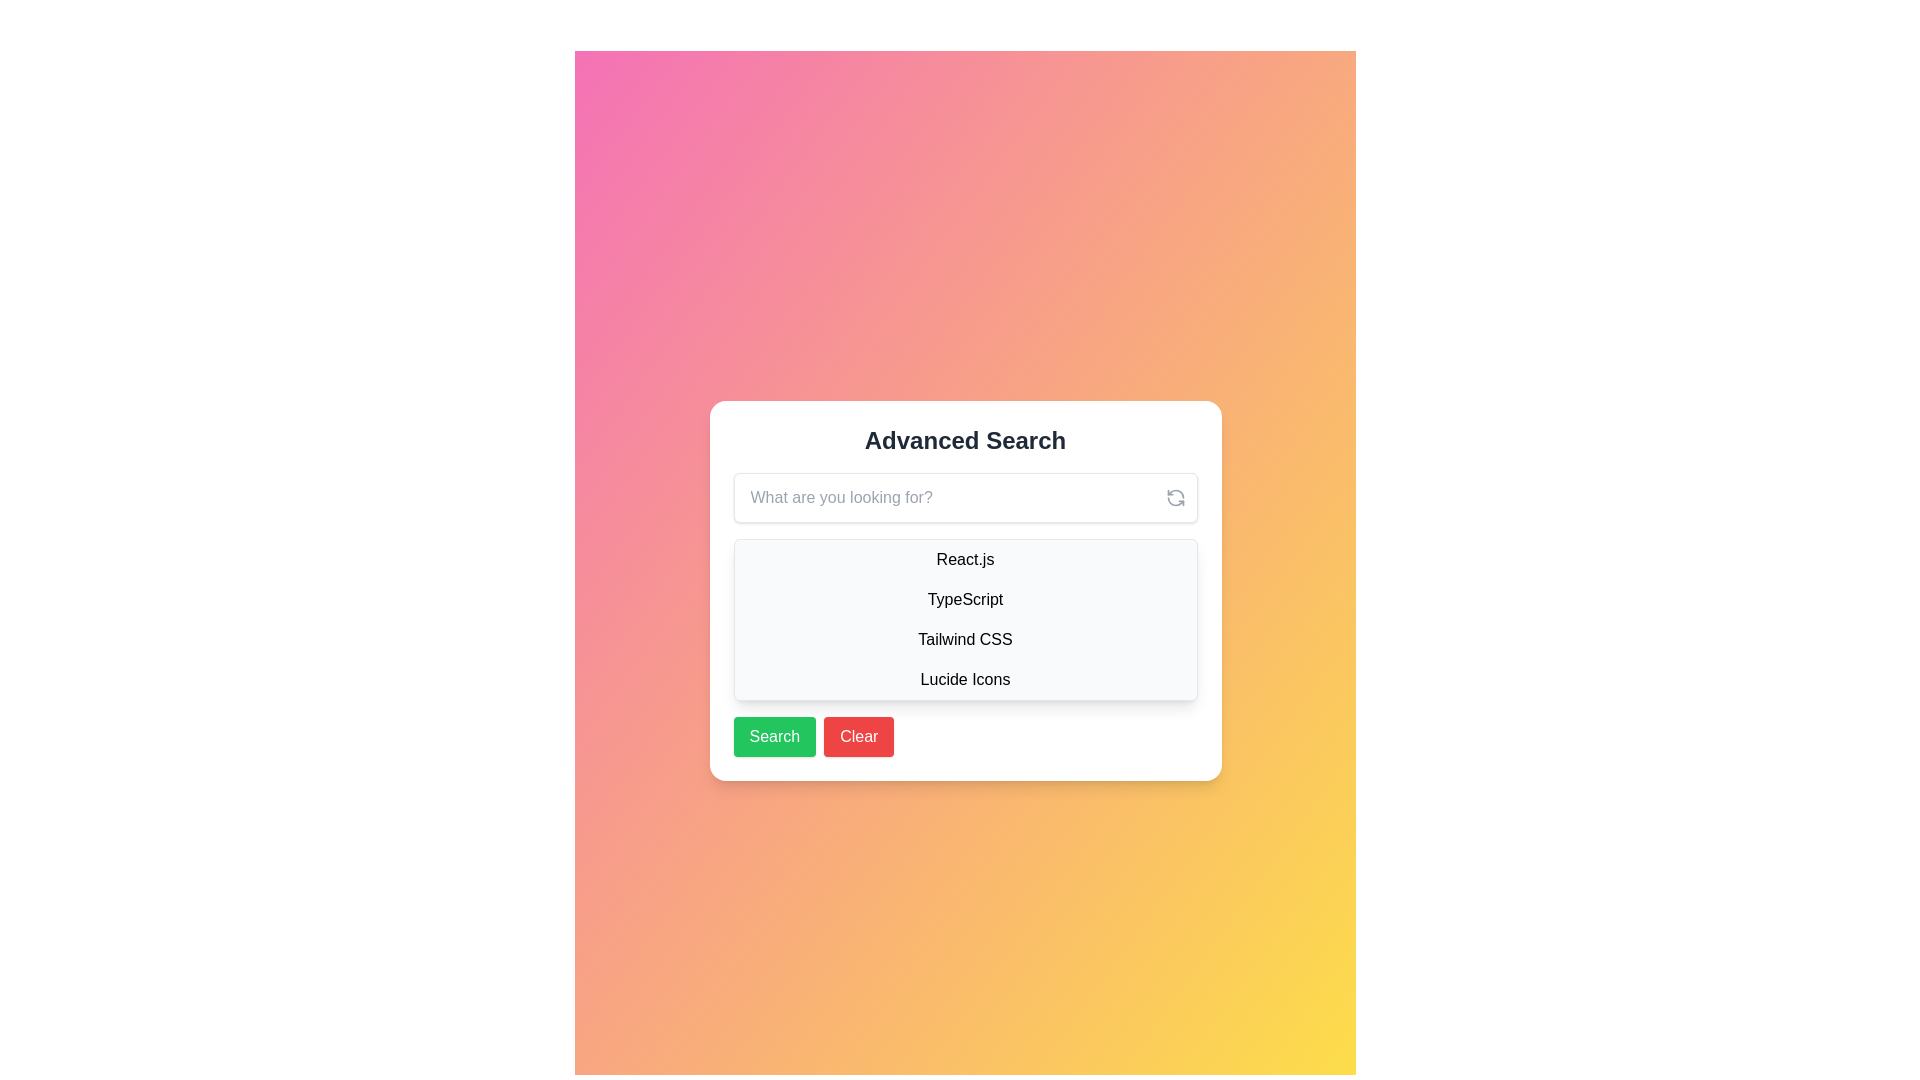 This screenshot has height=1080, width=1920. What do you see at coordinates (965, 559) in the screenshot?
I see `the first selectable item in the dropdown list` at bounding box center [965, 559].